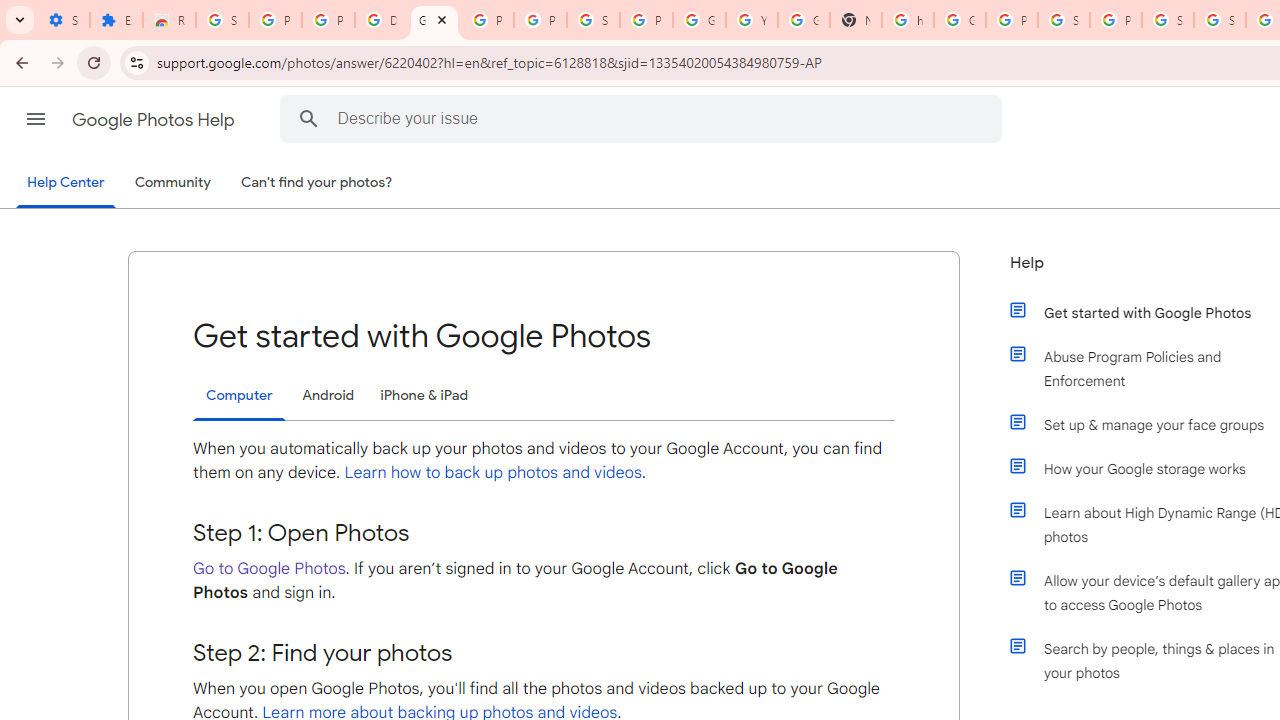 This screenshot has height=720, width=1280. What do you see at coordinates (65, 183) in the screenshot?
I see `'Help Center'` at bounding box center [65, 183].